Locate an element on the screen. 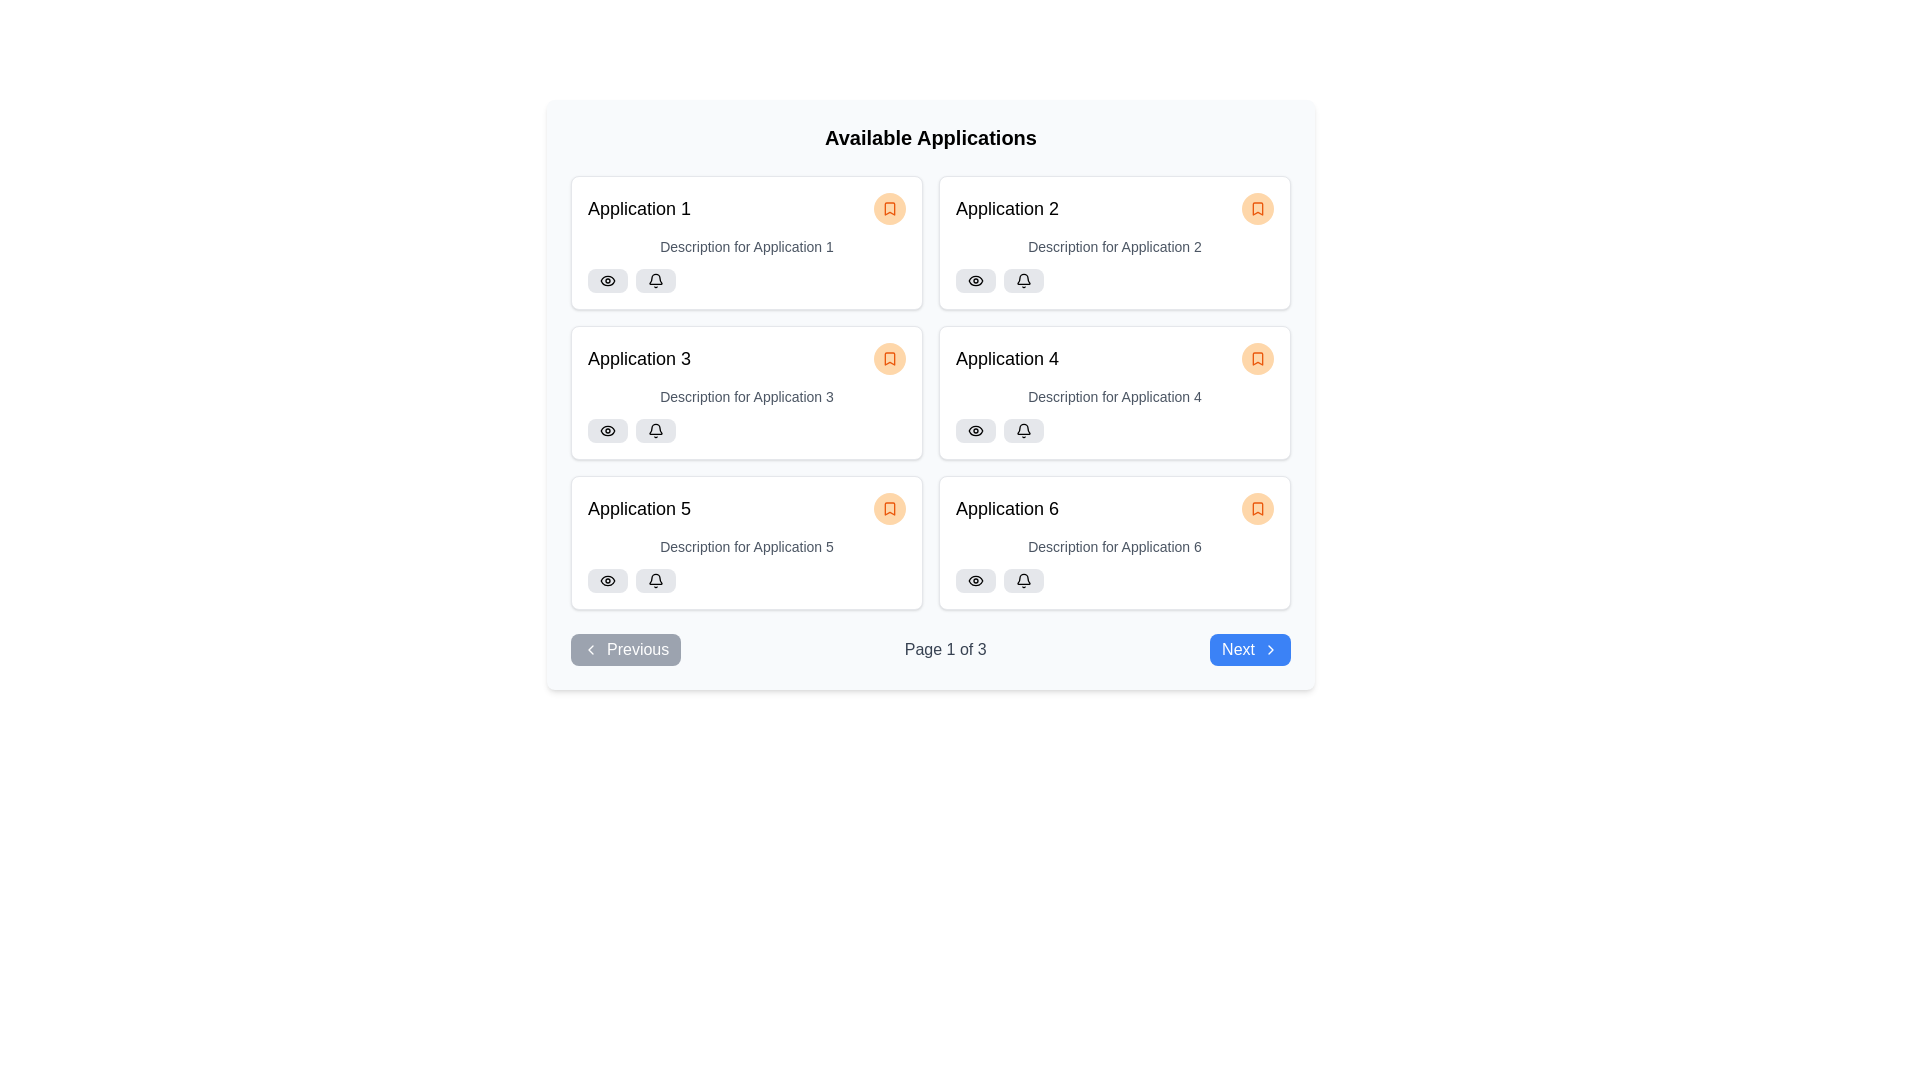 Image resolution: width=1920 pixels, height=1080 pixels. the bookmark icon located at the top-right corner of the 'Application 5' card in the bottom row of the application grid is located at coordinates (888, 508).